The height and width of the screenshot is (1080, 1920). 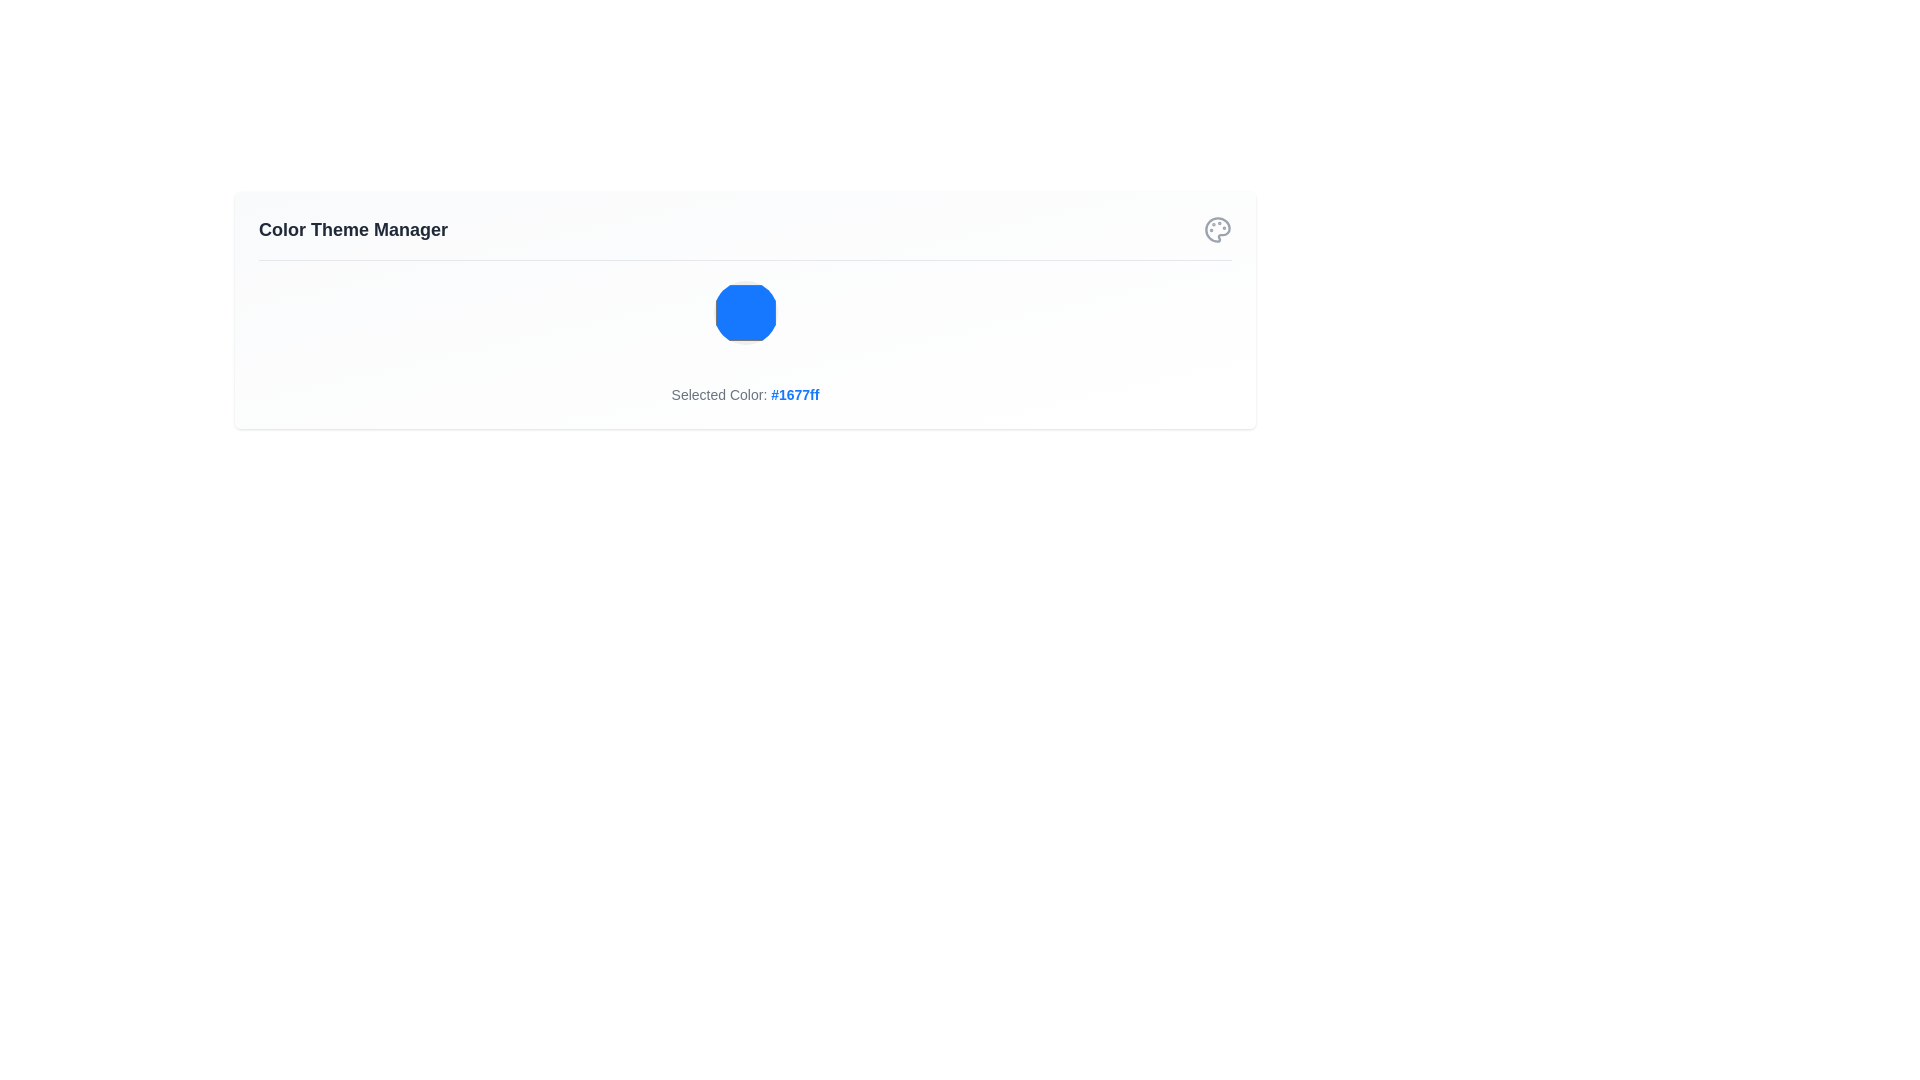 What do you see at coordinates (1217, 229) in the screenshot?
I see `the palette icon in the top-right corner of the interface` at bounding box center [1217, 229].